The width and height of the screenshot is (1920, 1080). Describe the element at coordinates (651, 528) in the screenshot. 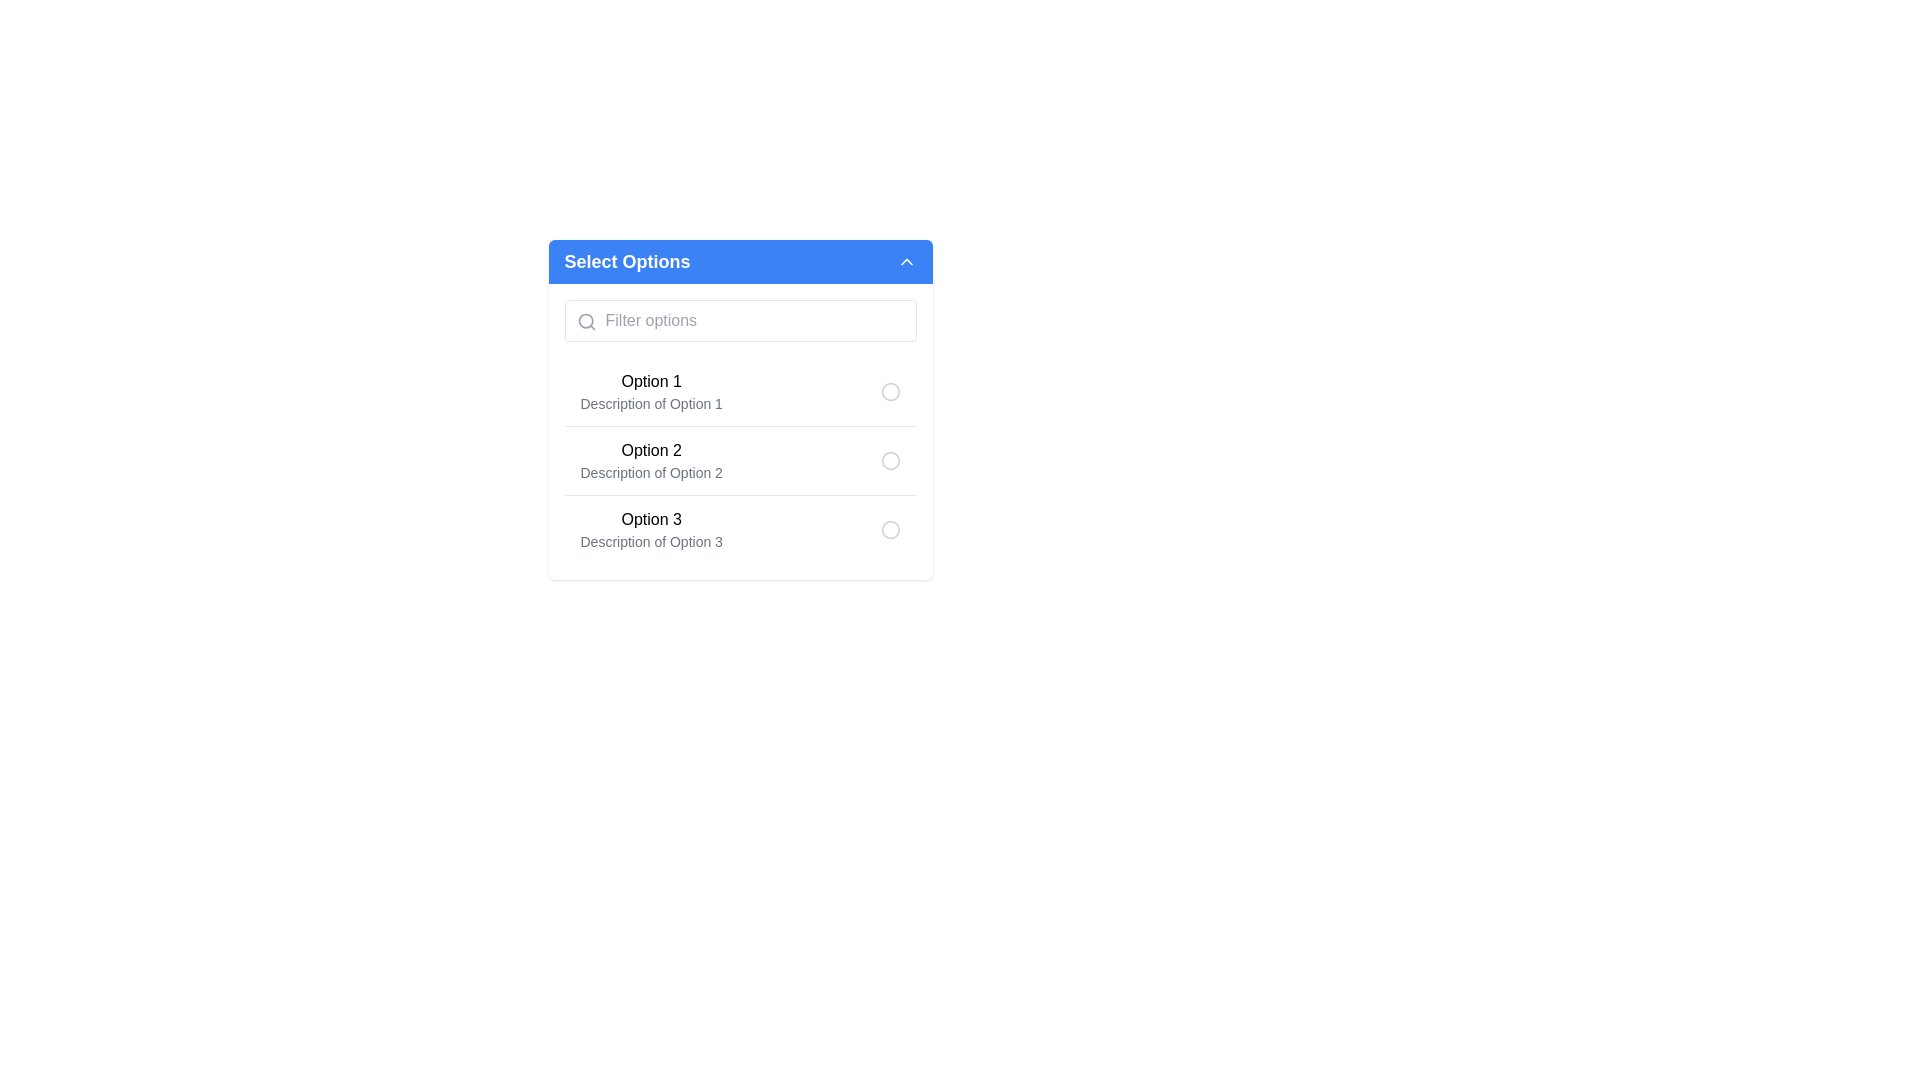

I see `the selectable list item labeled 'Option 3' in the dropdown menu` at that location.